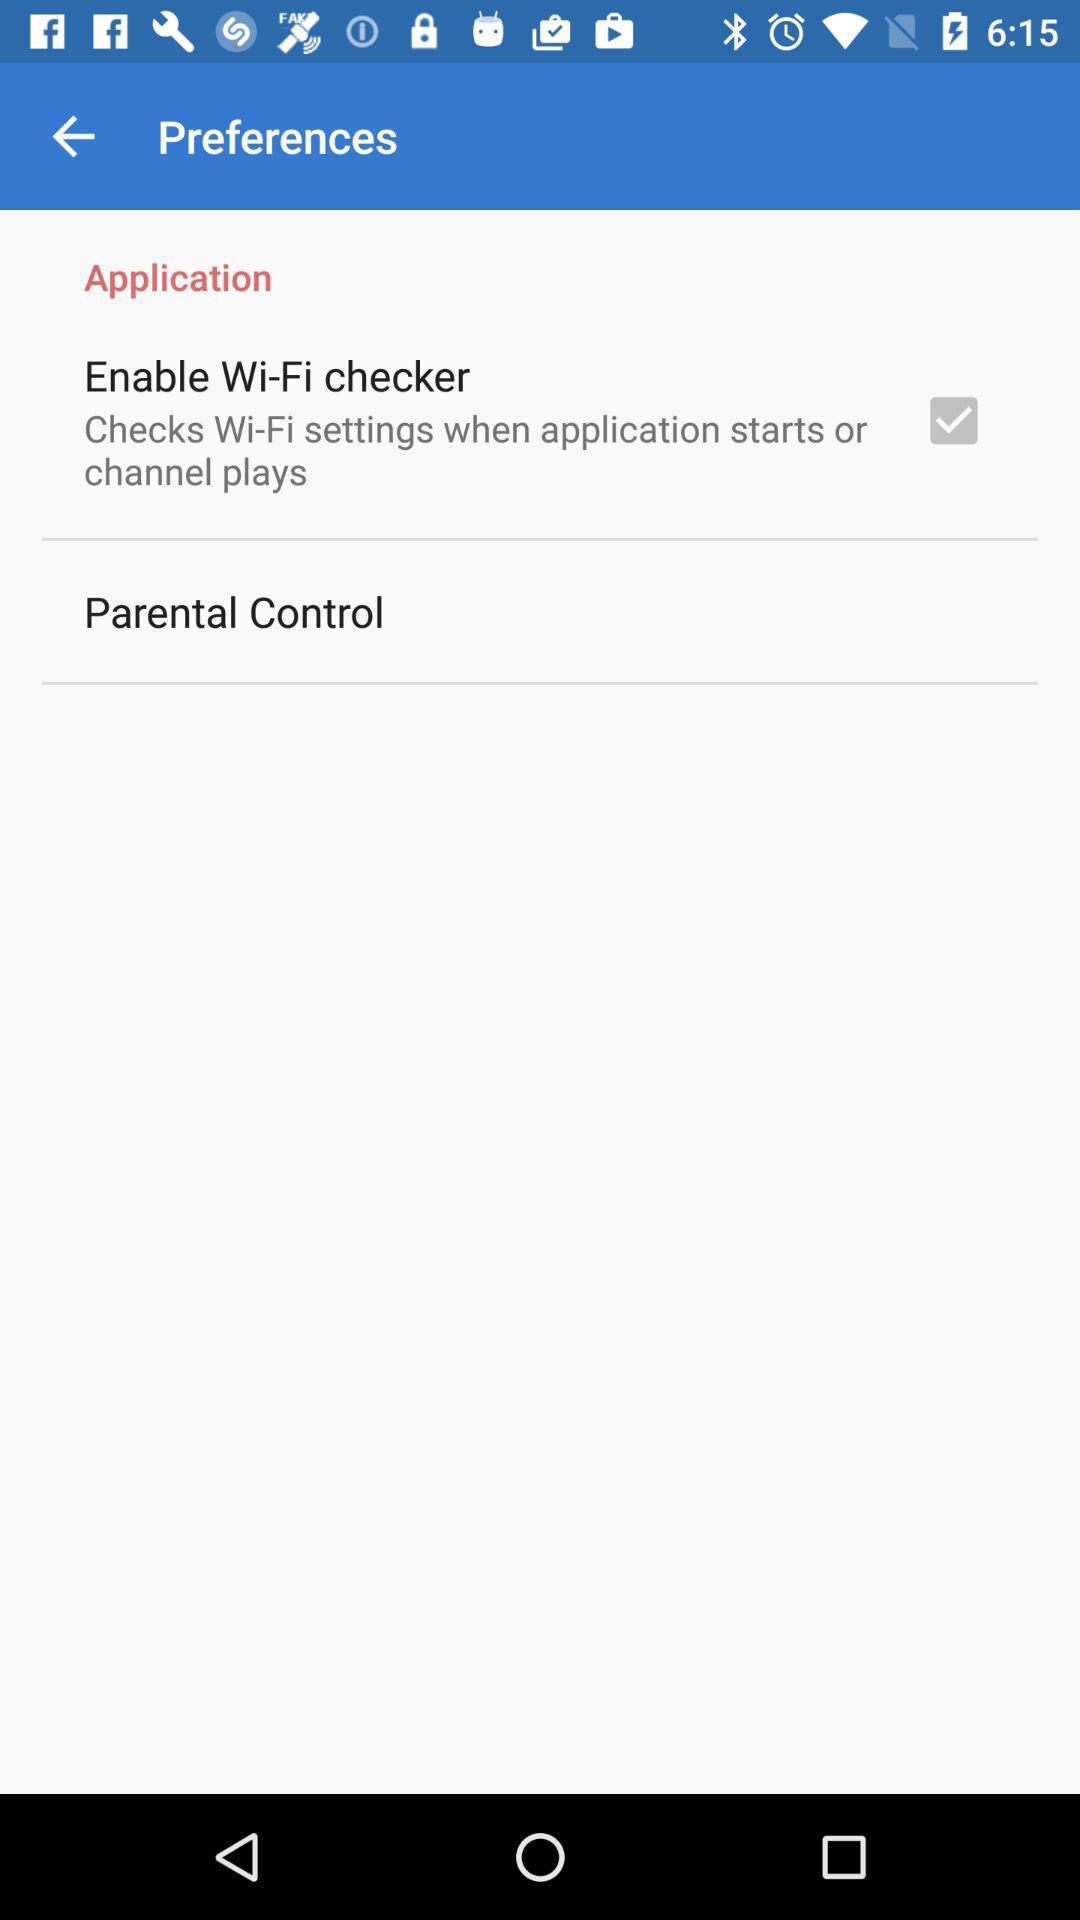 The image size is (1080, 1920). Describe the element at coordinates (233, 610) in the screenshot. I see `the parental control item` at that location.